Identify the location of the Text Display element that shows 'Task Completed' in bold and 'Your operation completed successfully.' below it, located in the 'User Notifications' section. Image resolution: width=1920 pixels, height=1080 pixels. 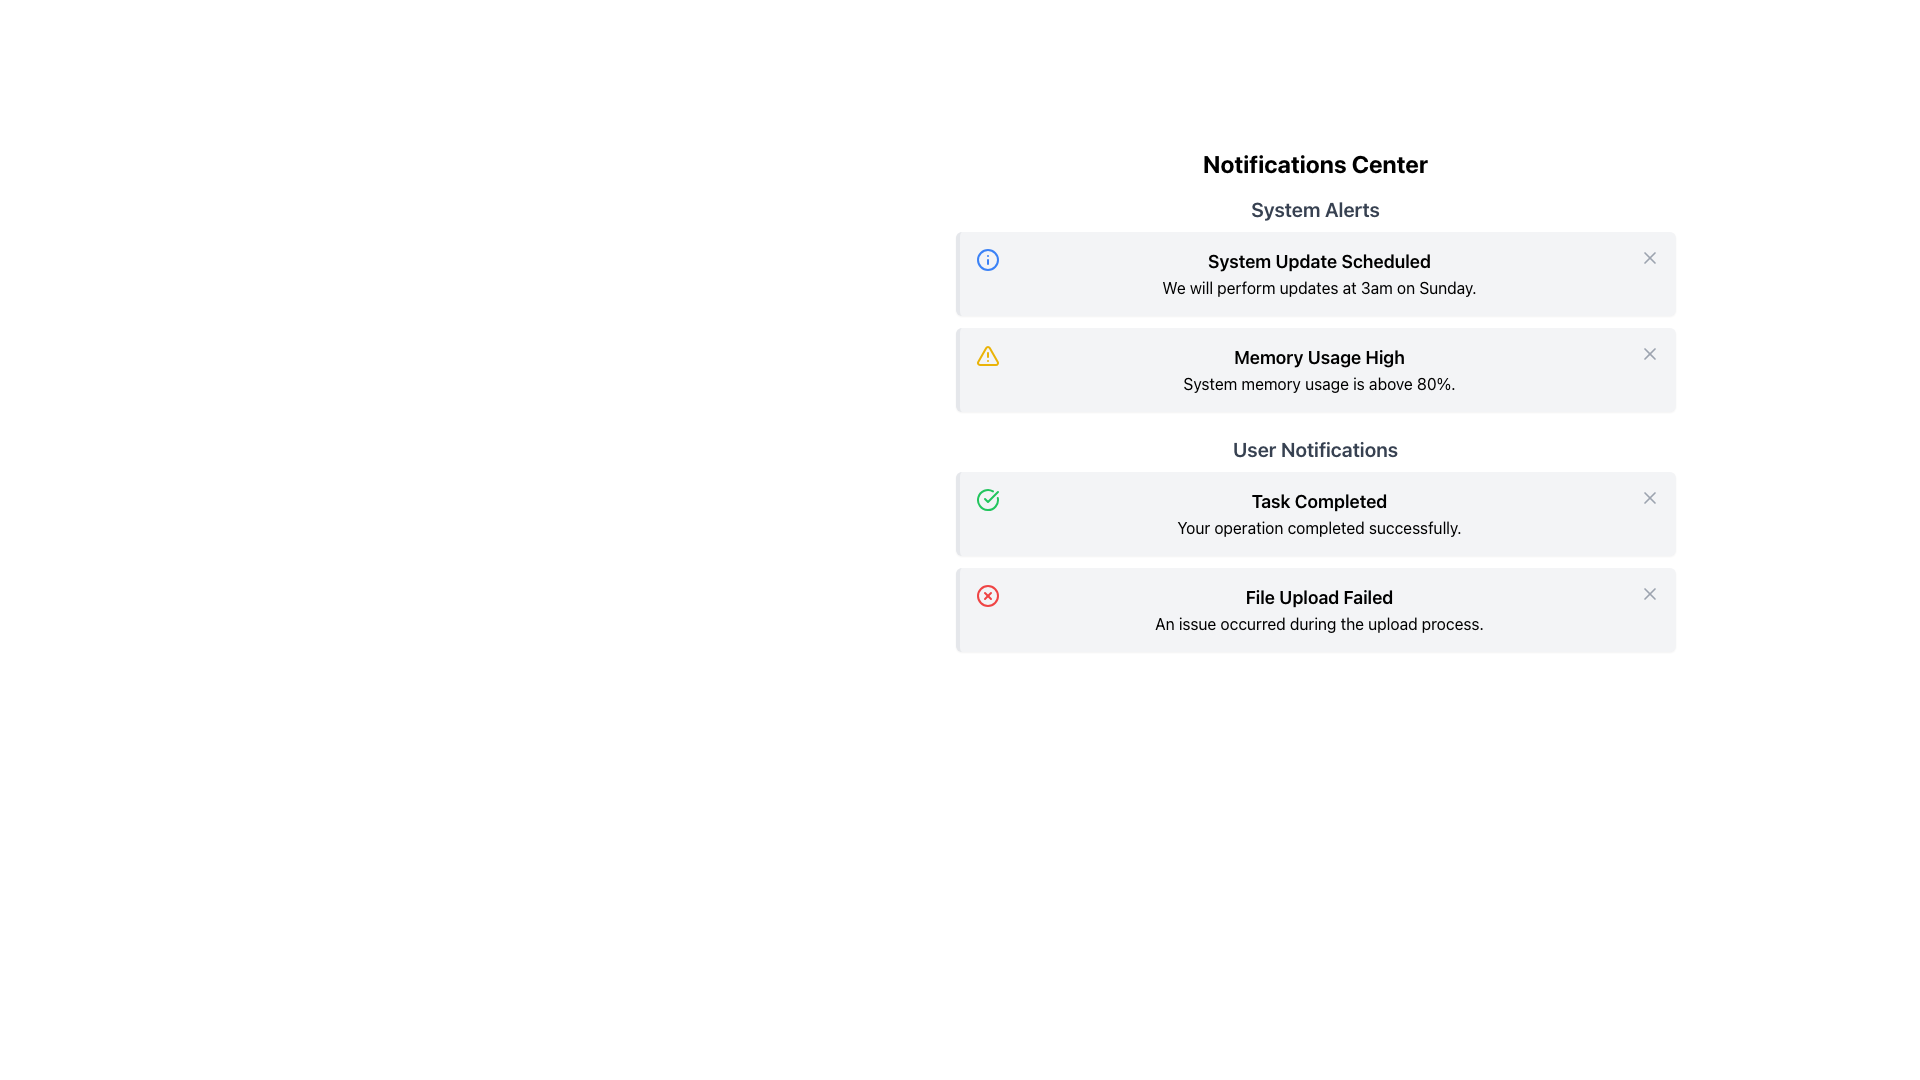
(1319, 512).